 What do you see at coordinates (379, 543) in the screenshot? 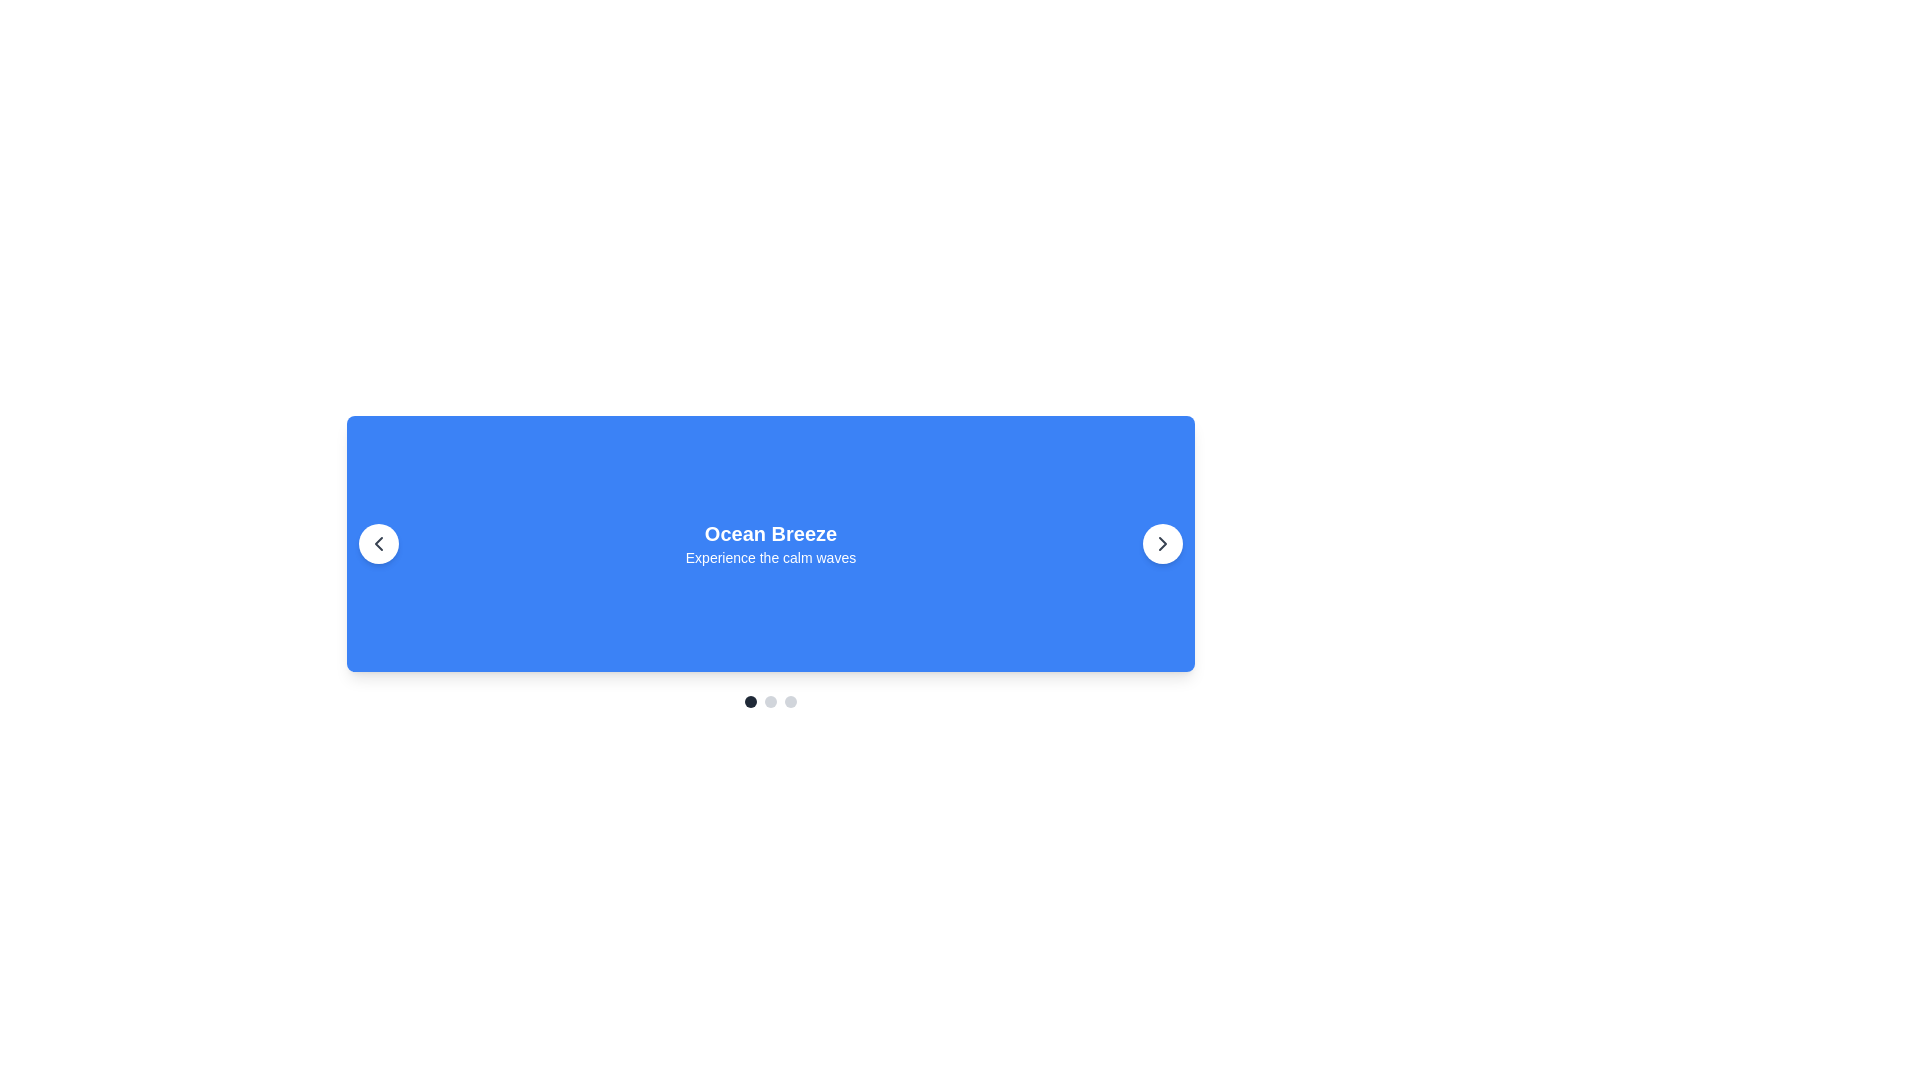
I see `the circular button with a white background and a black leftward arrow icon` at bounding box center [379, 543].